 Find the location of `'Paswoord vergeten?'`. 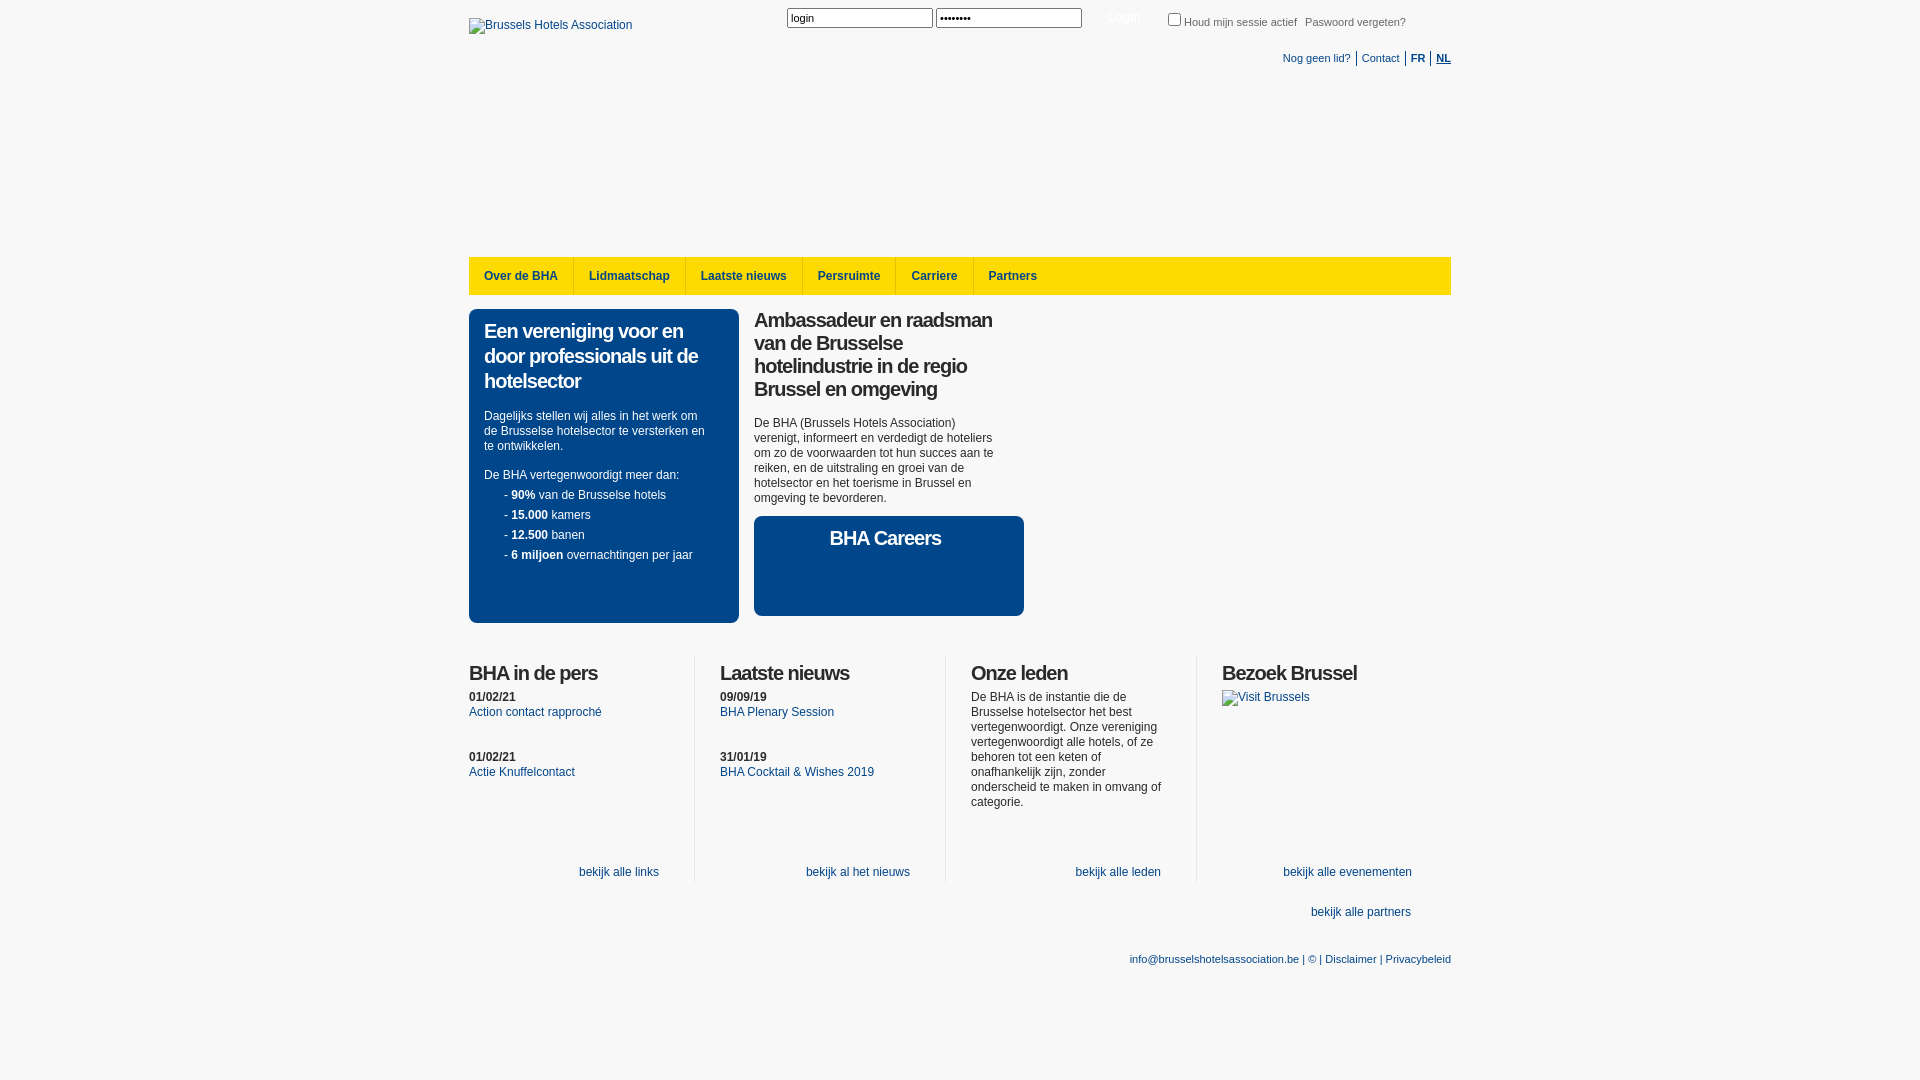

'Paswoord vergeten?' is located at coordinates (1305, 22).